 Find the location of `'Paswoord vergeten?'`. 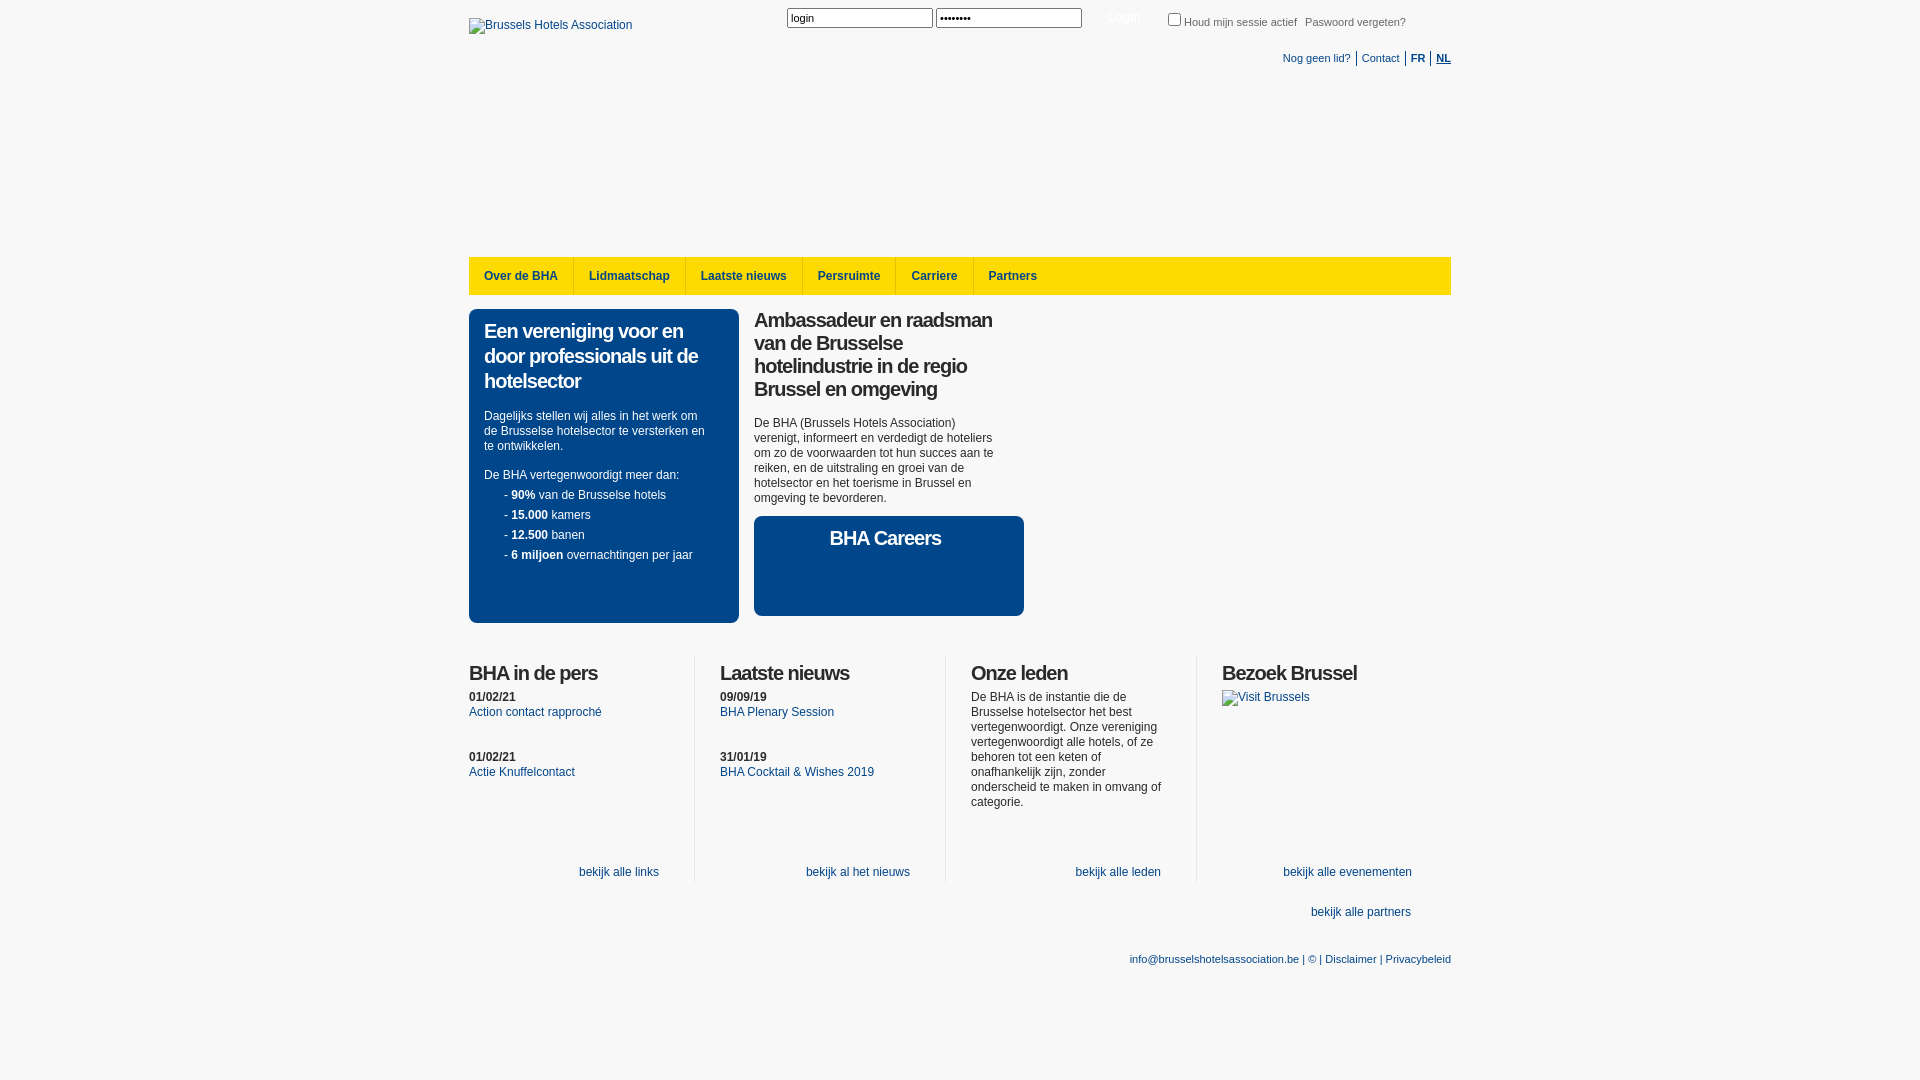

'Paswoord vergeten?' is located at coordinates (1305, 22).